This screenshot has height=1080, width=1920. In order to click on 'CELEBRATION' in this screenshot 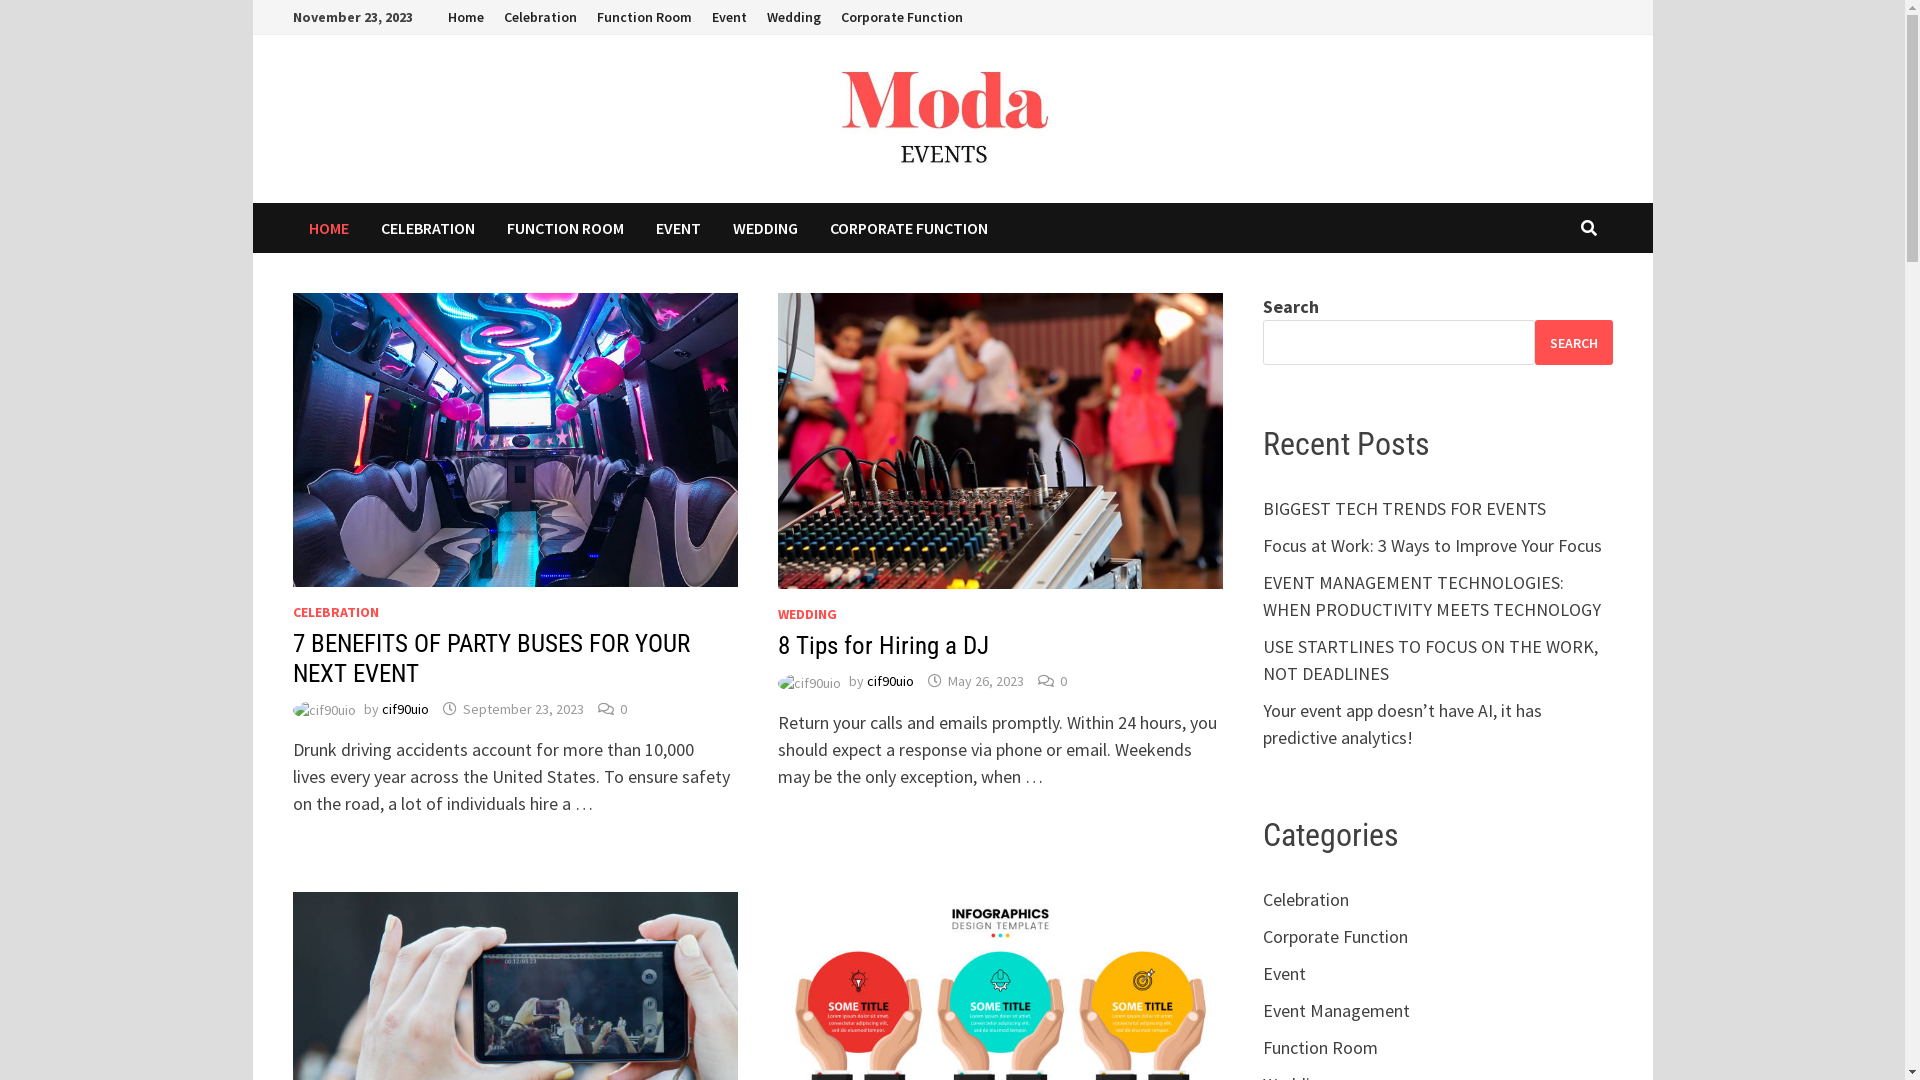, I will do `click(335, 611)`.